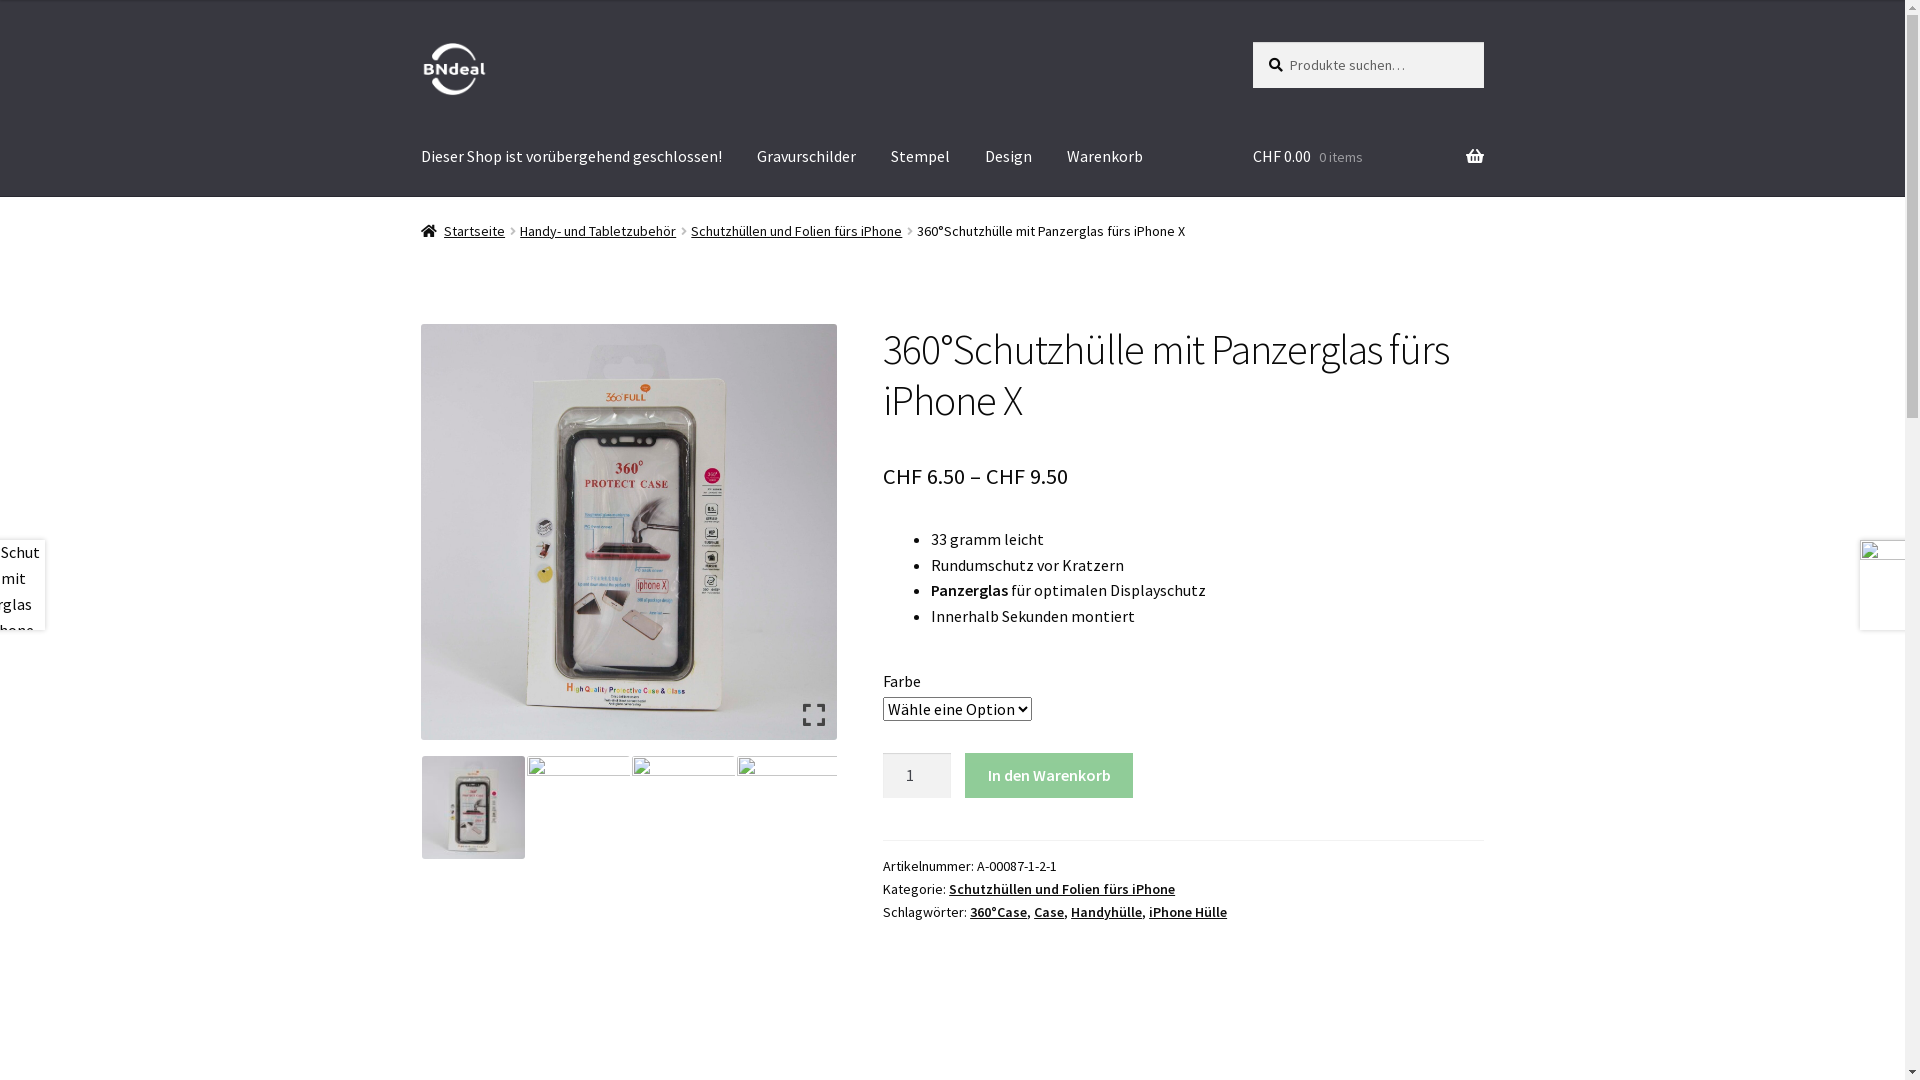  Describe the element at coordinates (915, 774) in the screenshot. I see `'Menge'` at that location.